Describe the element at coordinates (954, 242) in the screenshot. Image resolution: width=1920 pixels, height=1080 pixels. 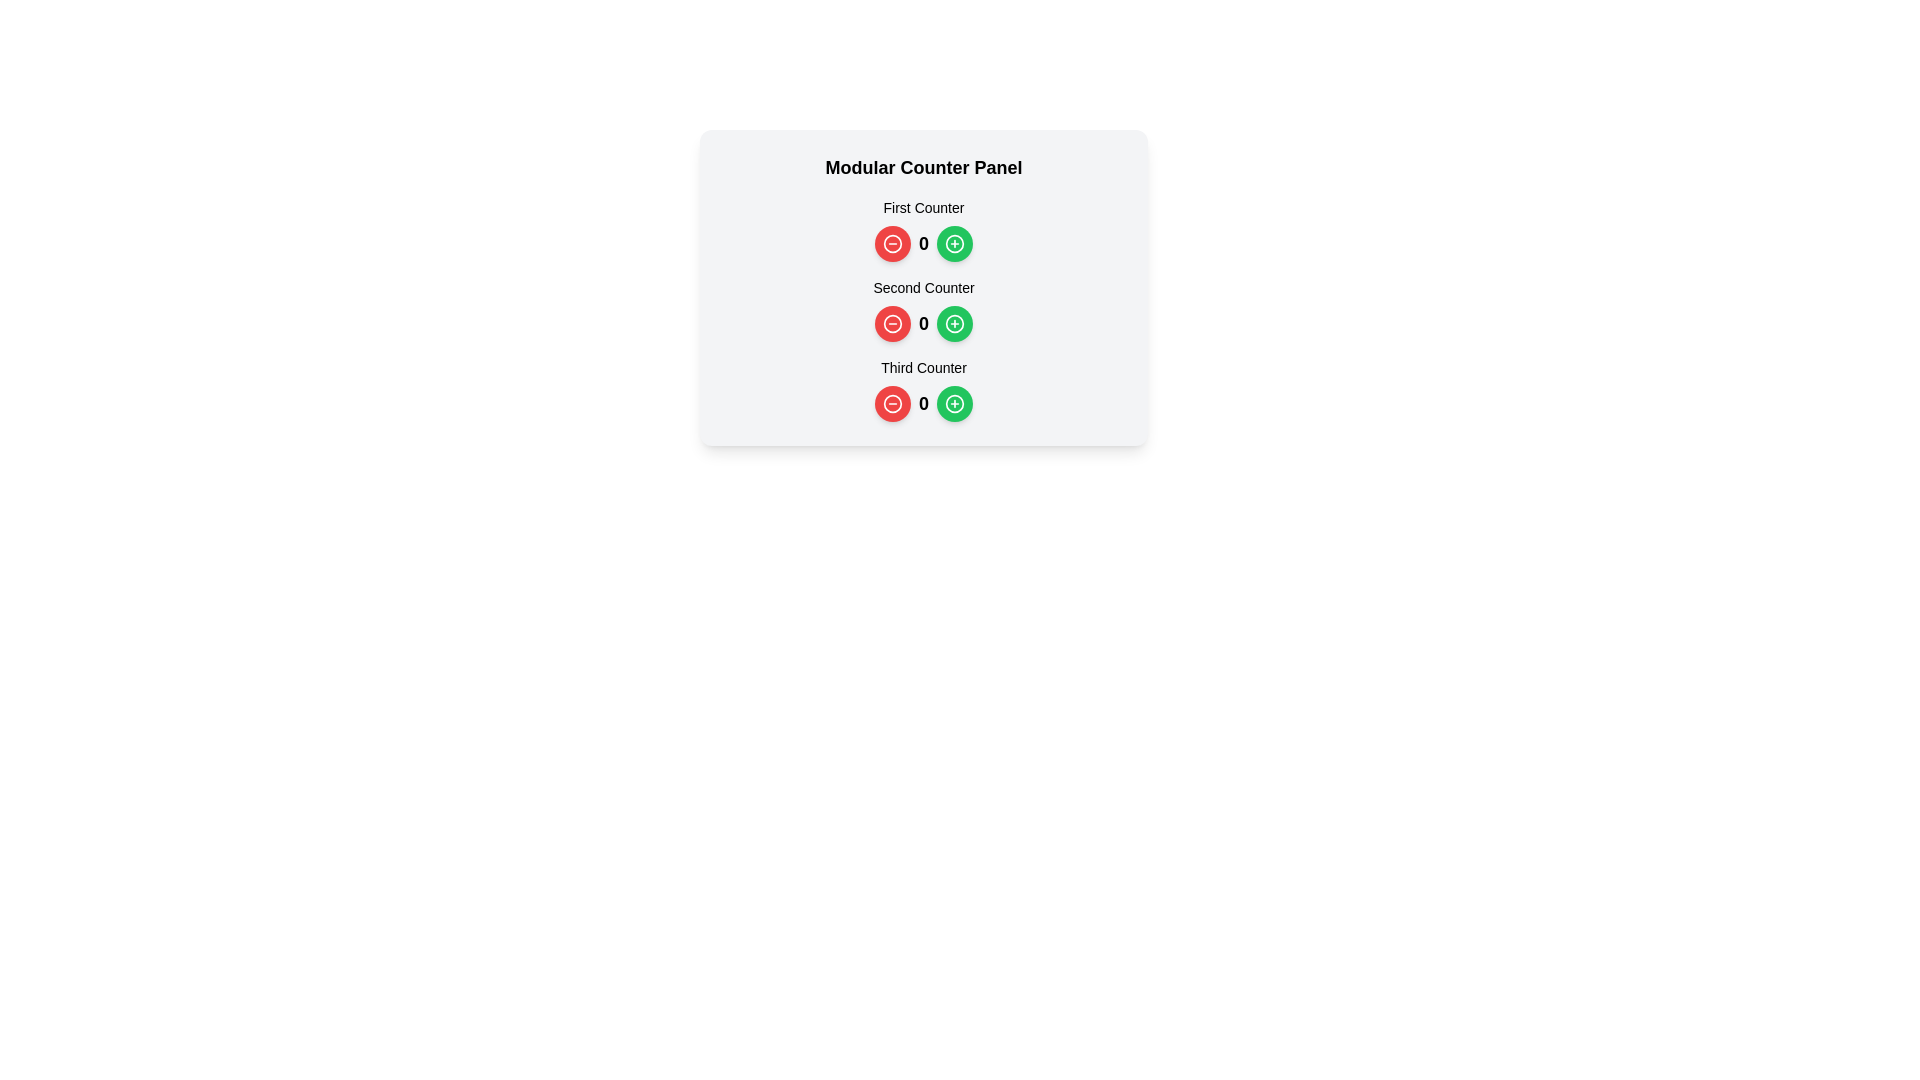
I see `the circular green button with a white plus icon, located at the right end of the first counter line, to observe styling changes due to the hover effect` at that location.